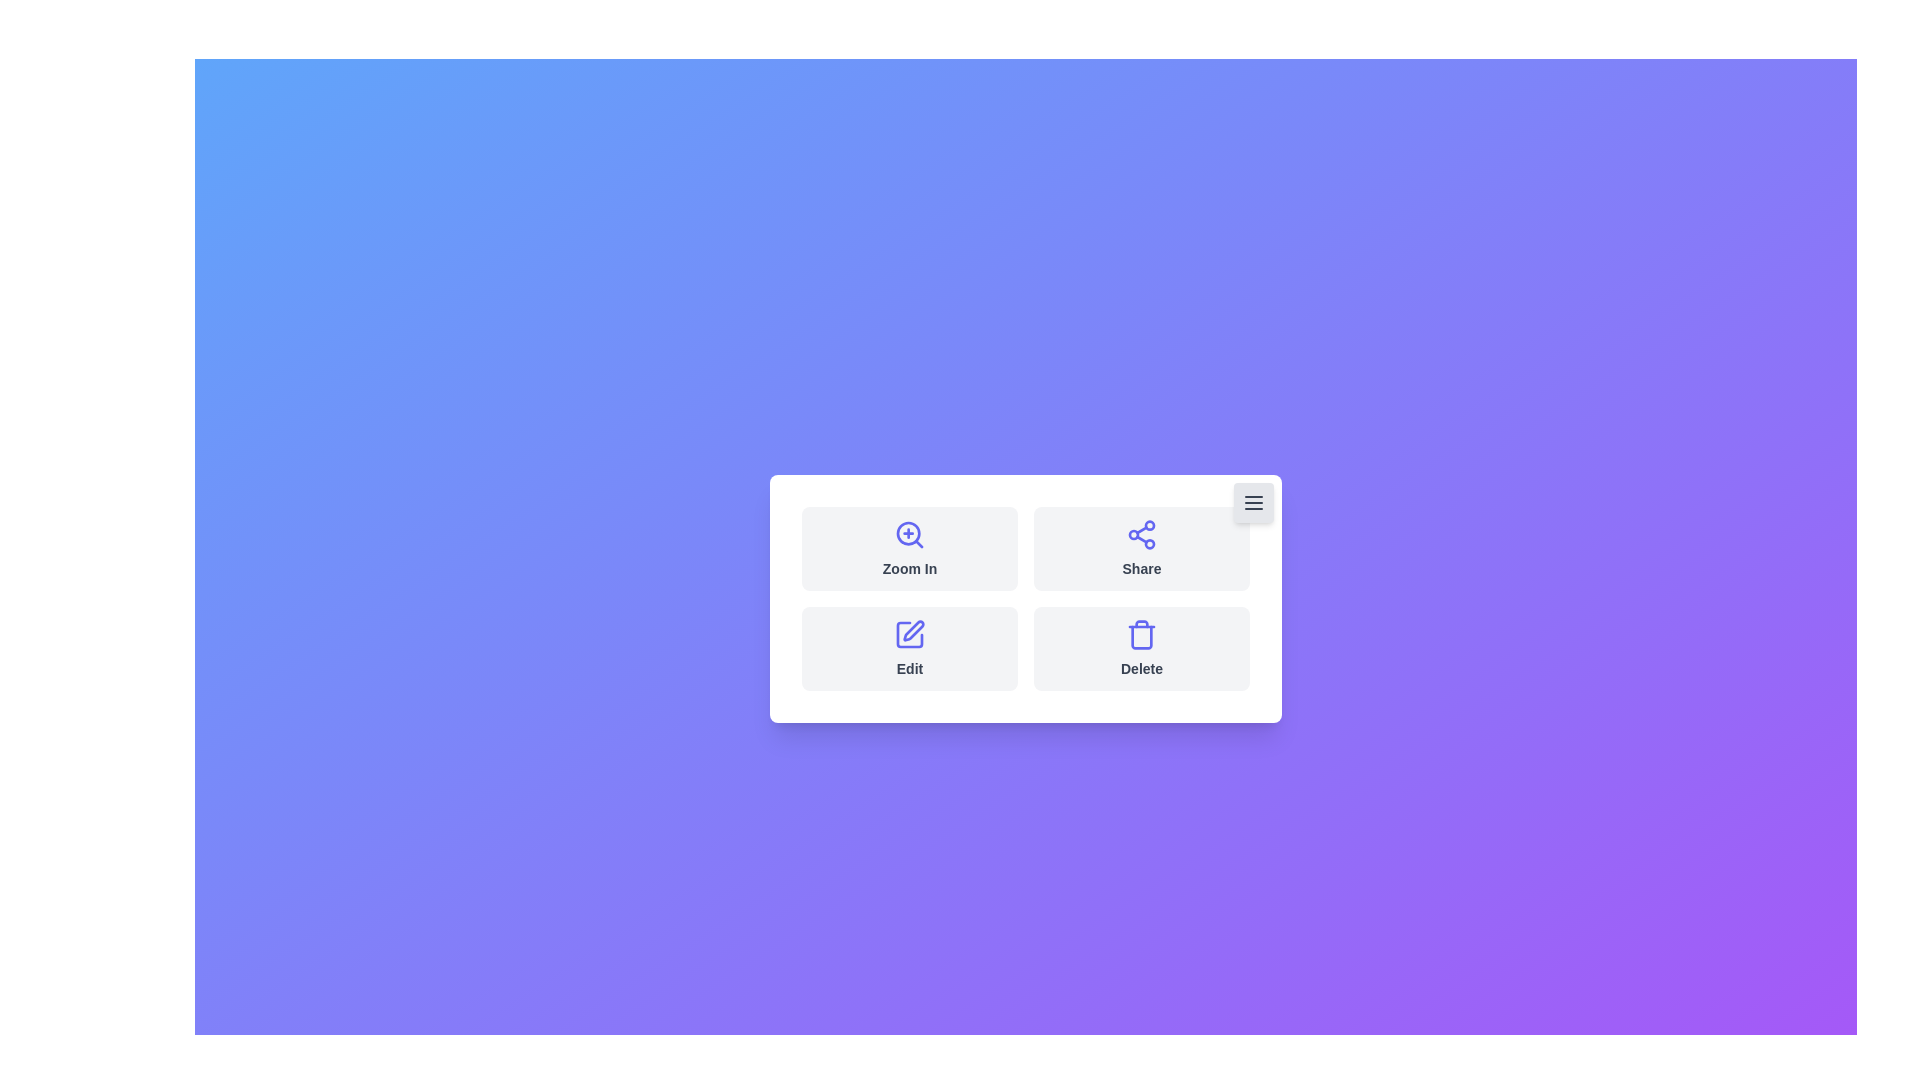  I want to click on the menu toggle button to toggle the menu visibility, so click(1252, 501).